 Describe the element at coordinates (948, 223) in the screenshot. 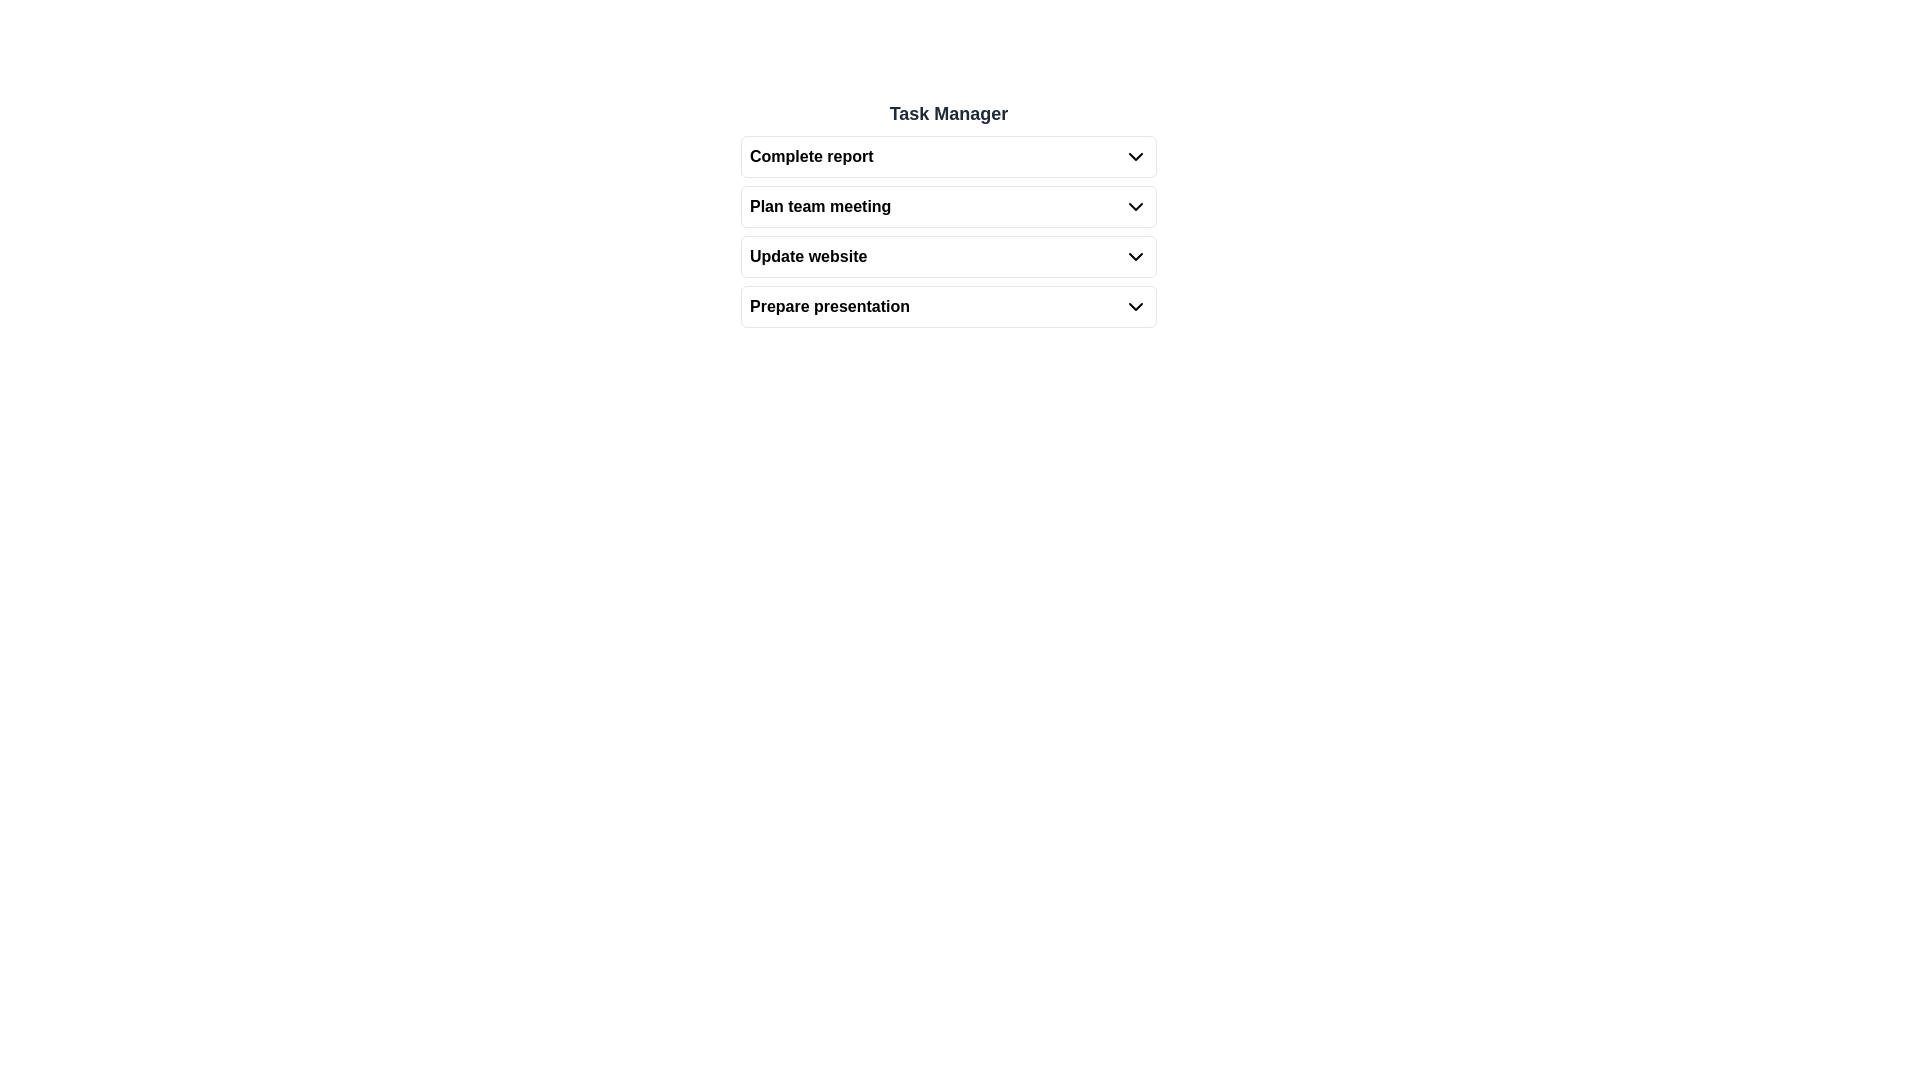

I see `the 'Plan team meeting' dropdown button` at that location.